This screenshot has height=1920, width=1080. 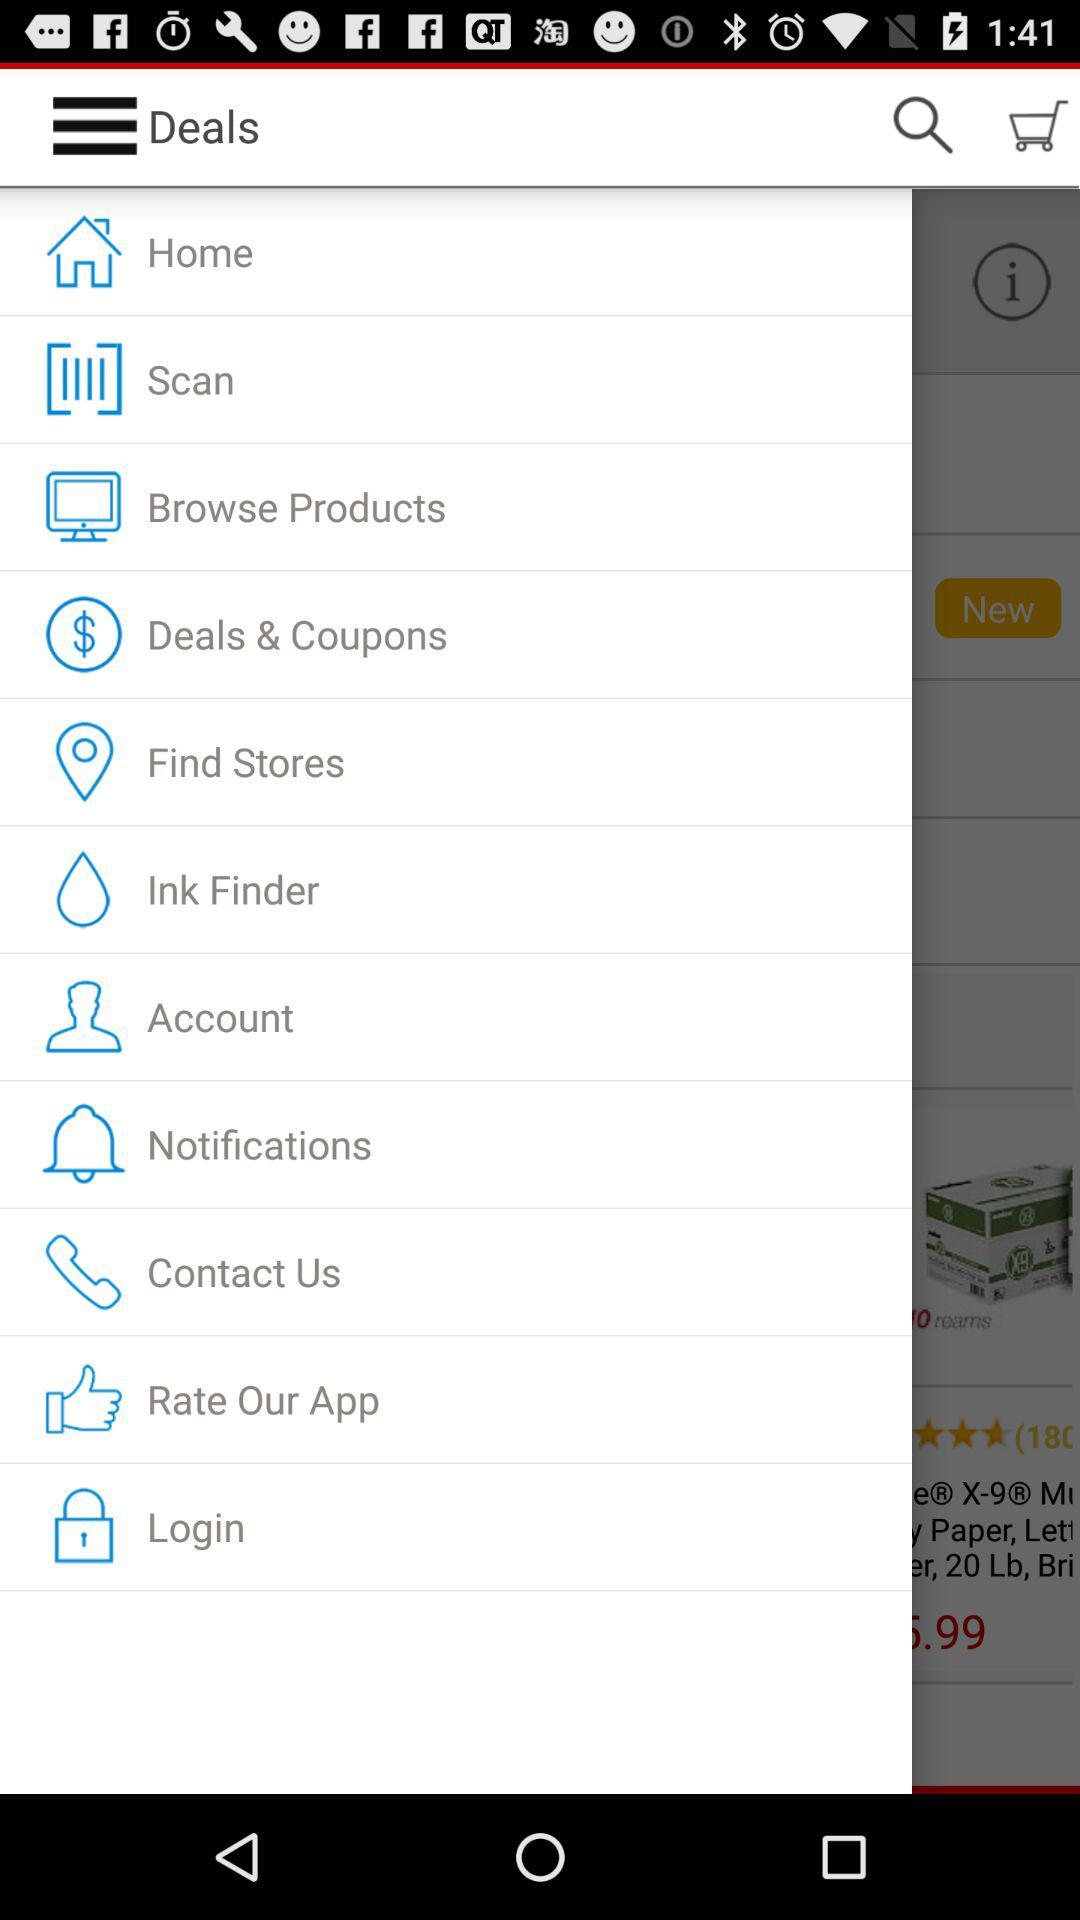 What do you see at coordinates (64, 891) in the screenshot?
I see `the droplet symbol beside ink finder` at bounding box center [64, 891].